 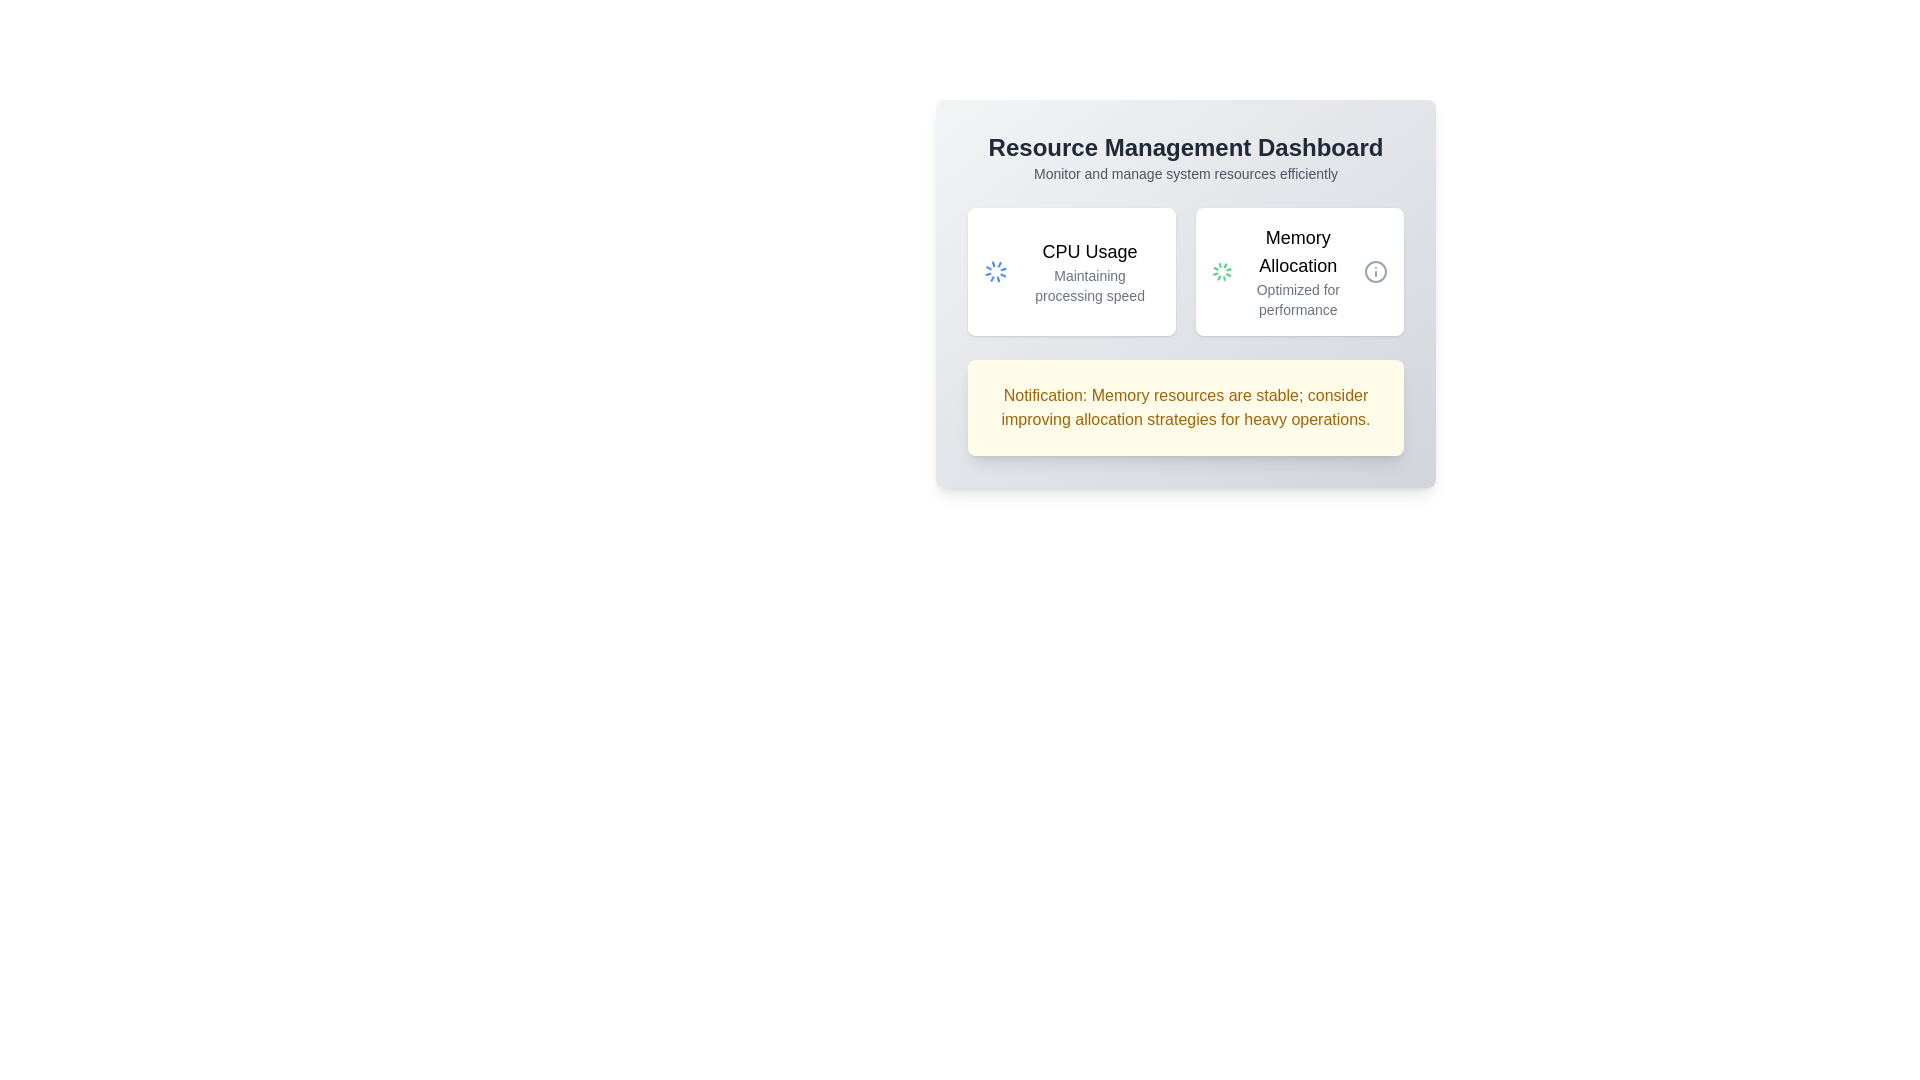 What do you see at coordinates (1300, 272) in the screenshot?
I see `the spinning icon on the informational card related to memory allocation, which is the second card from the left in the Resource Management Dashboard, to check for activity indication` at bounding box center [1300, 272].